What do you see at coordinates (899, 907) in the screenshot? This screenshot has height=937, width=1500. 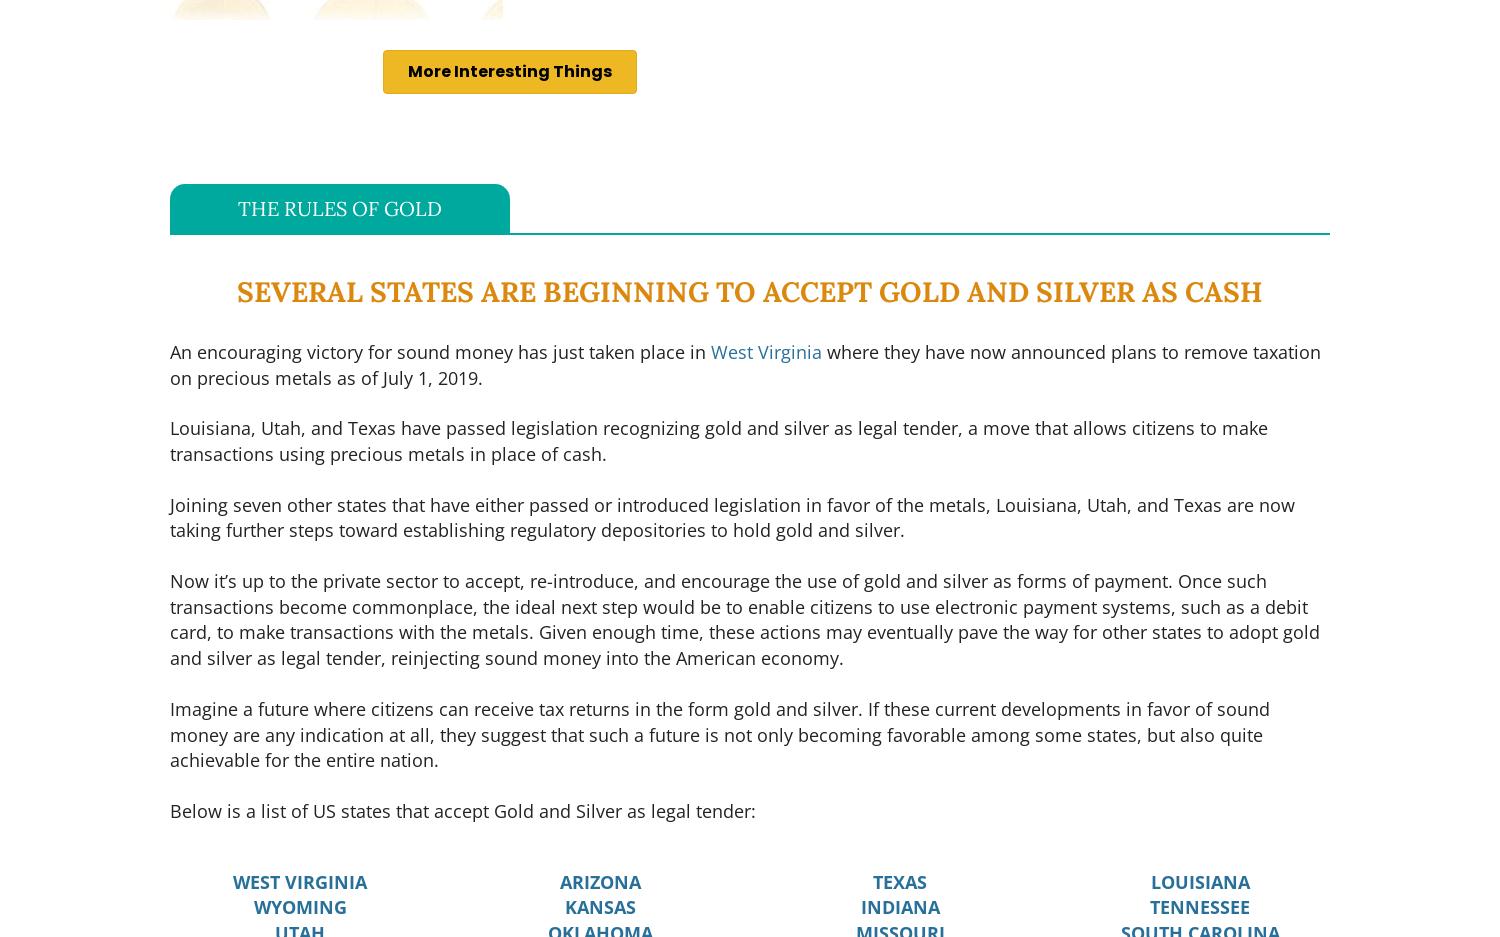 I see `'INDIANA'` at bounding box center [899, 907].